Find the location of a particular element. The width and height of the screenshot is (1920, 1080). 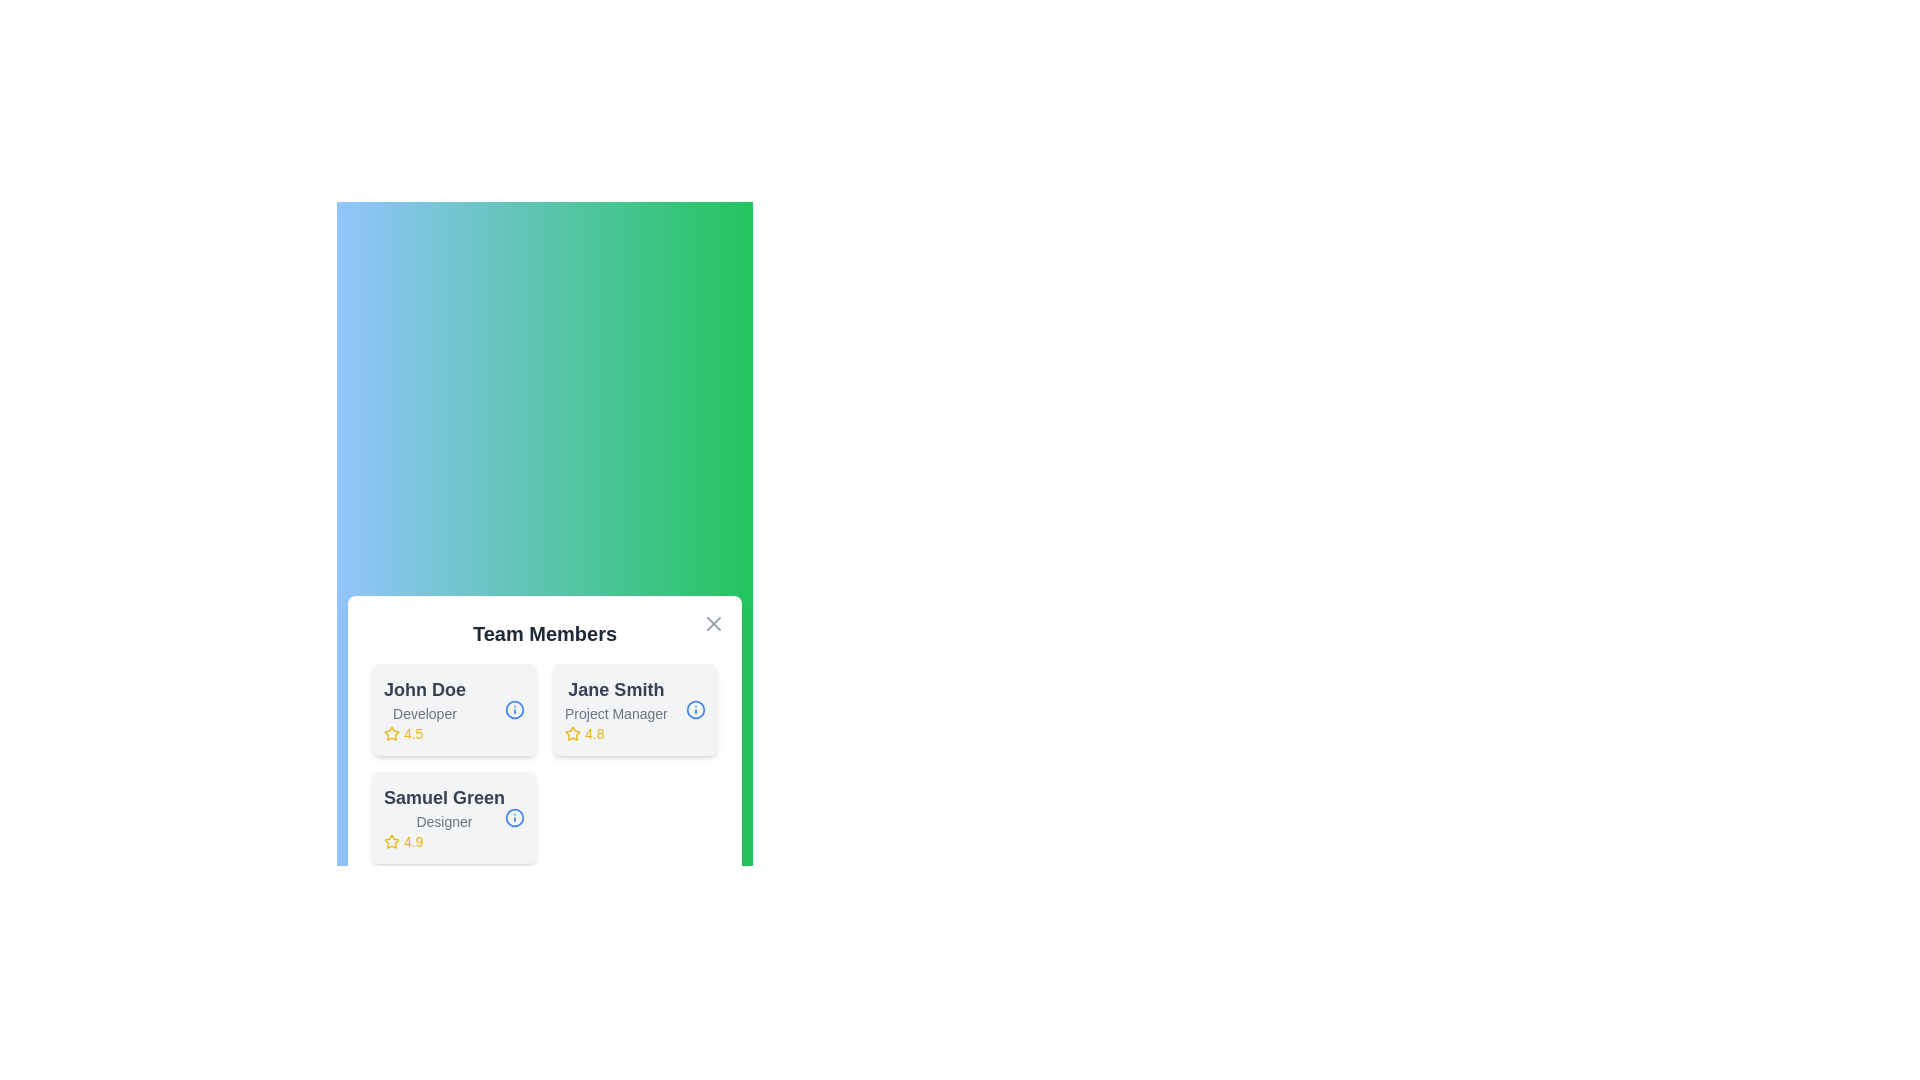

the info button for Jane Smith to view their details is located at coordinates (696, 708).